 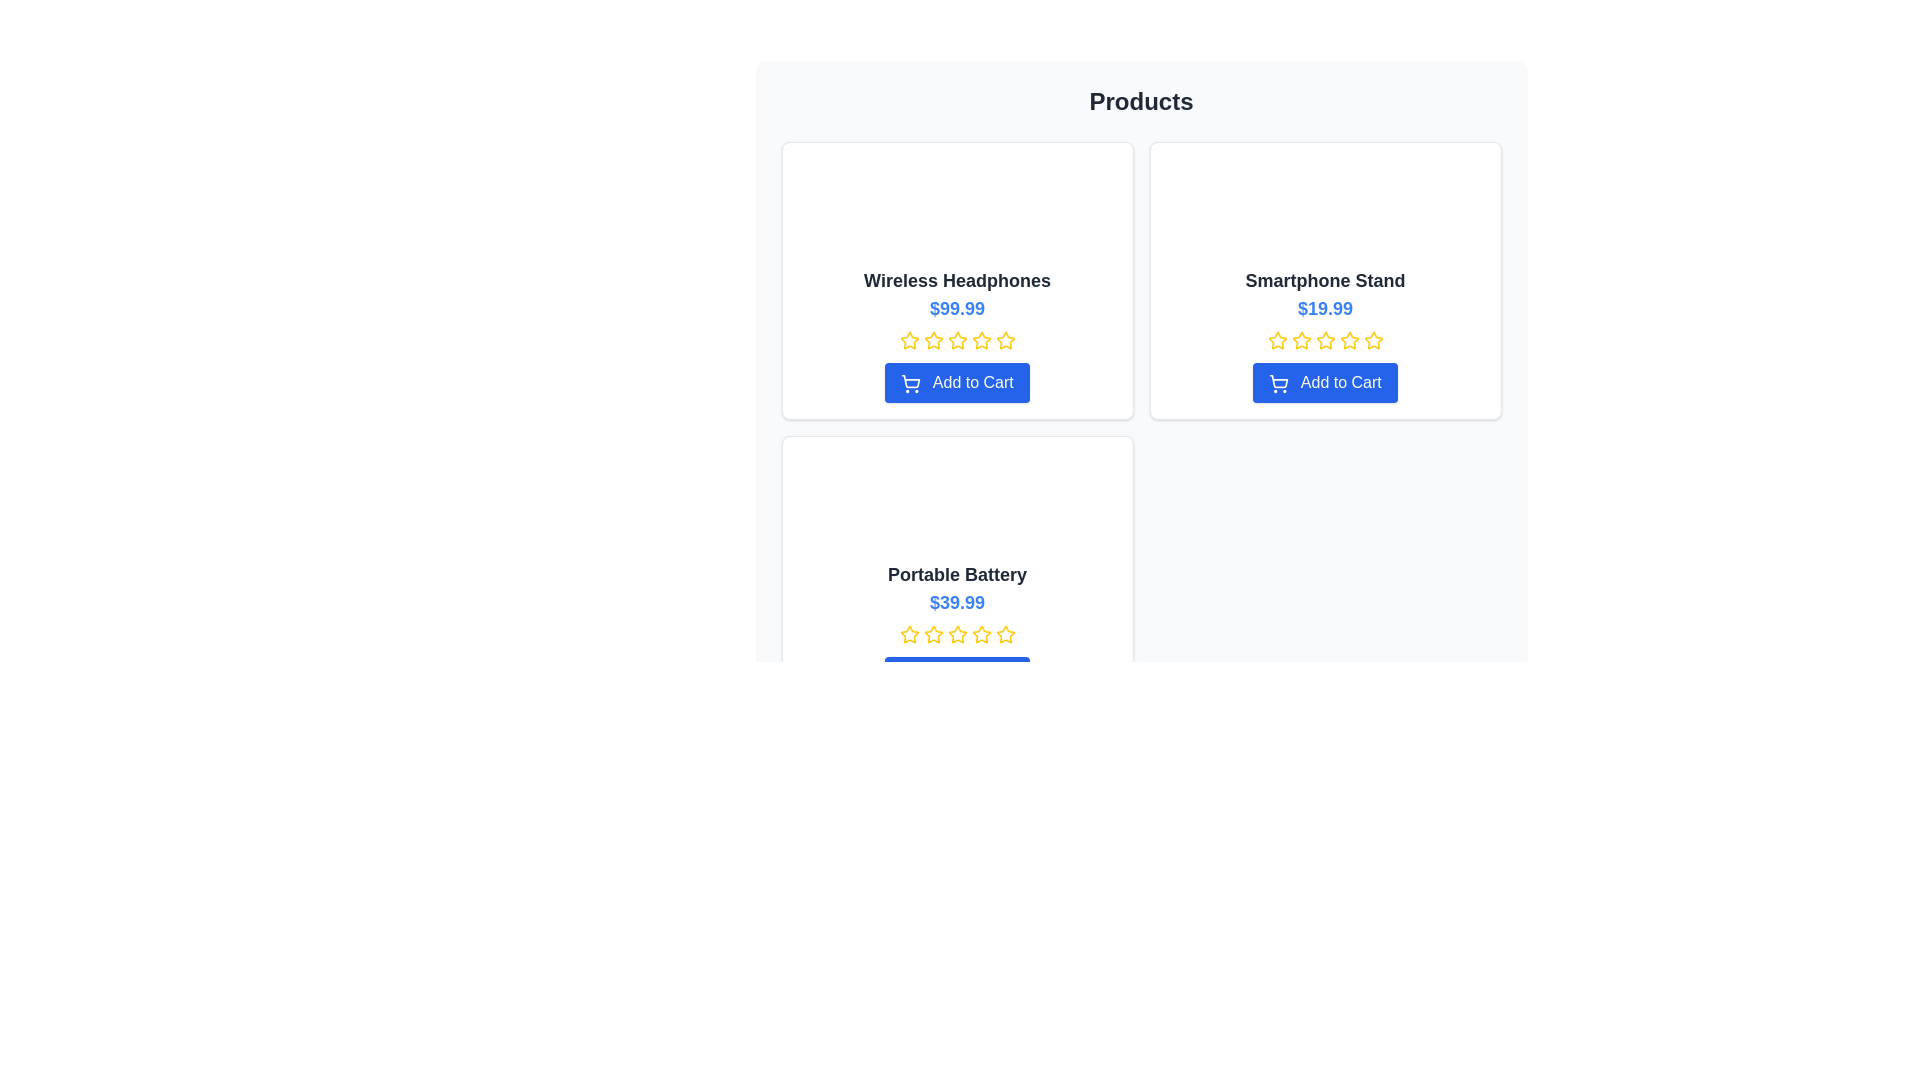 What do you see at coordinates (908, 634) in the screenshot?
I see `the first five-pointed star icon with a yellow fill in the rating section of the 'Portable Battery' card to rate it` at bounding box center [908, 634].